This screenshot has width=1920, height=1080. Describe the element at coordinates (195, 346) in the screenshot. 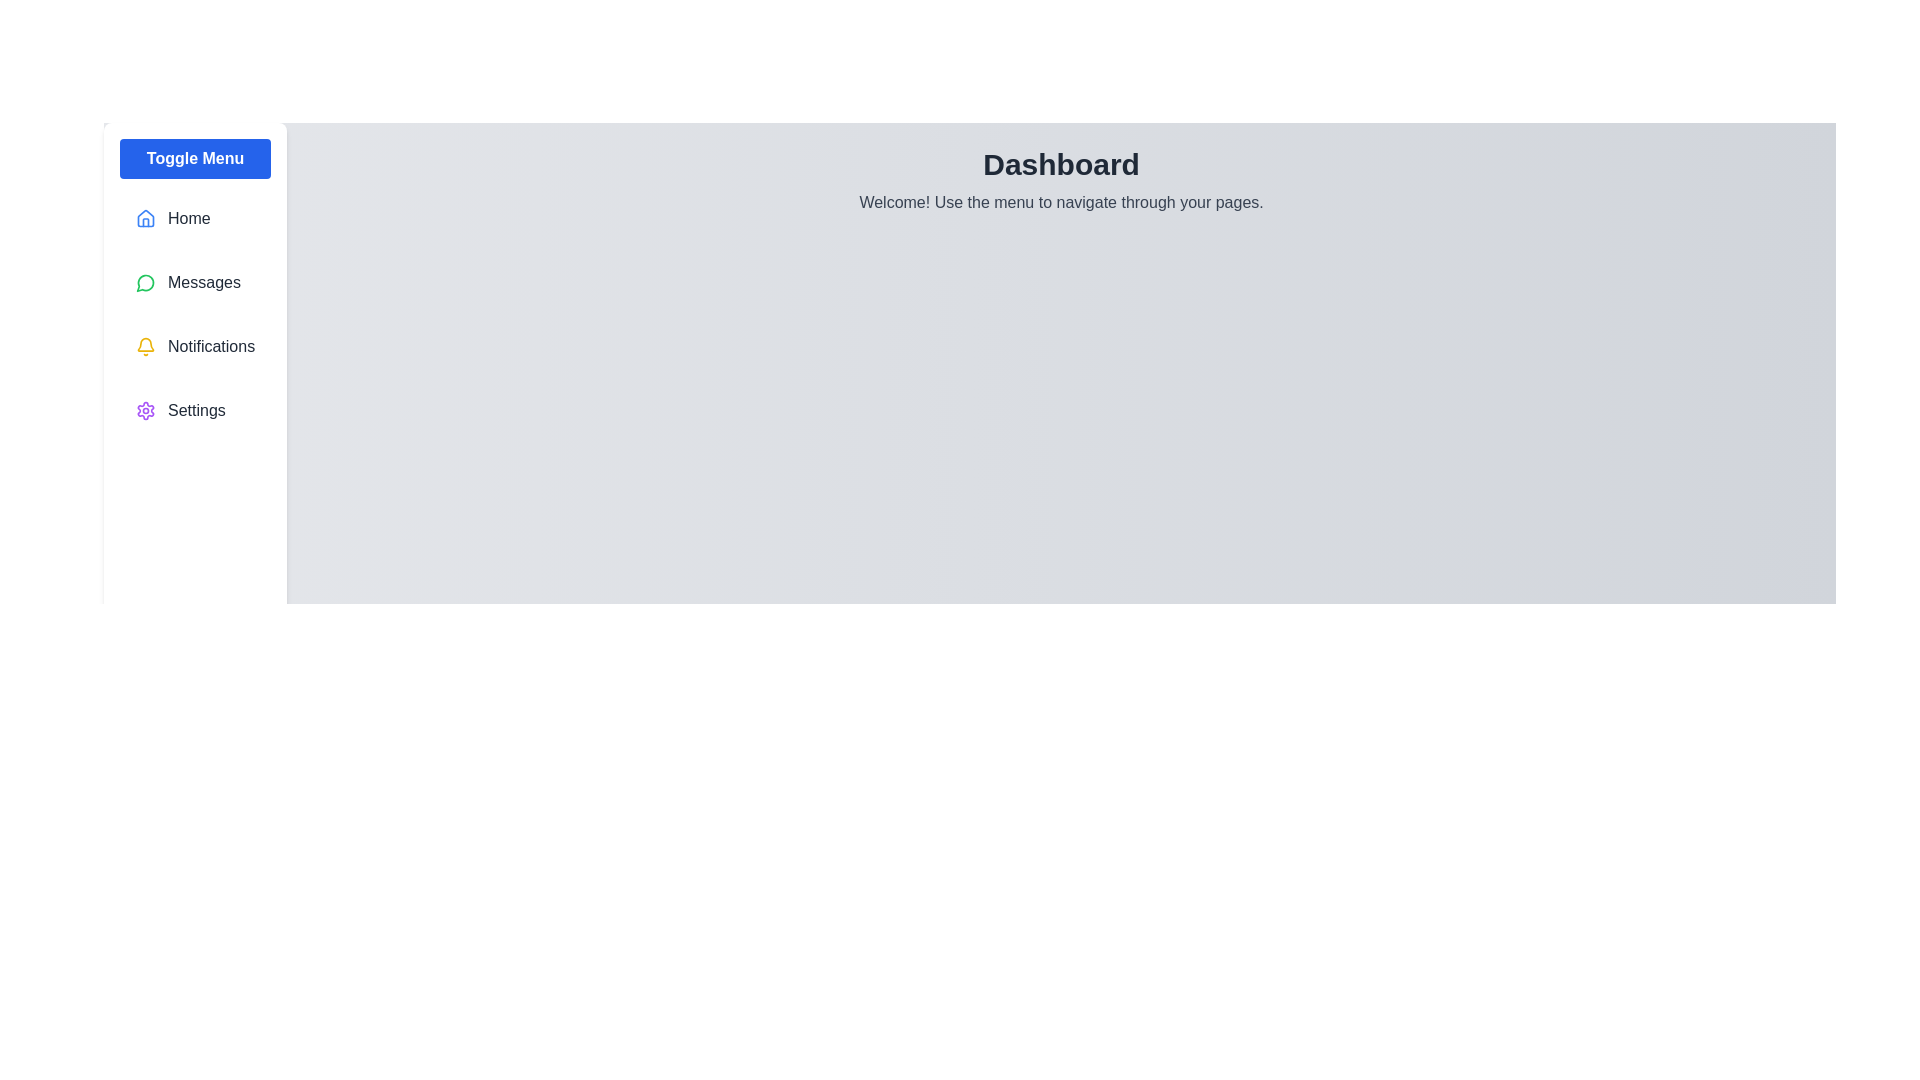

I see `the menu item labeled Notifications to observe the hover effect` at that location.